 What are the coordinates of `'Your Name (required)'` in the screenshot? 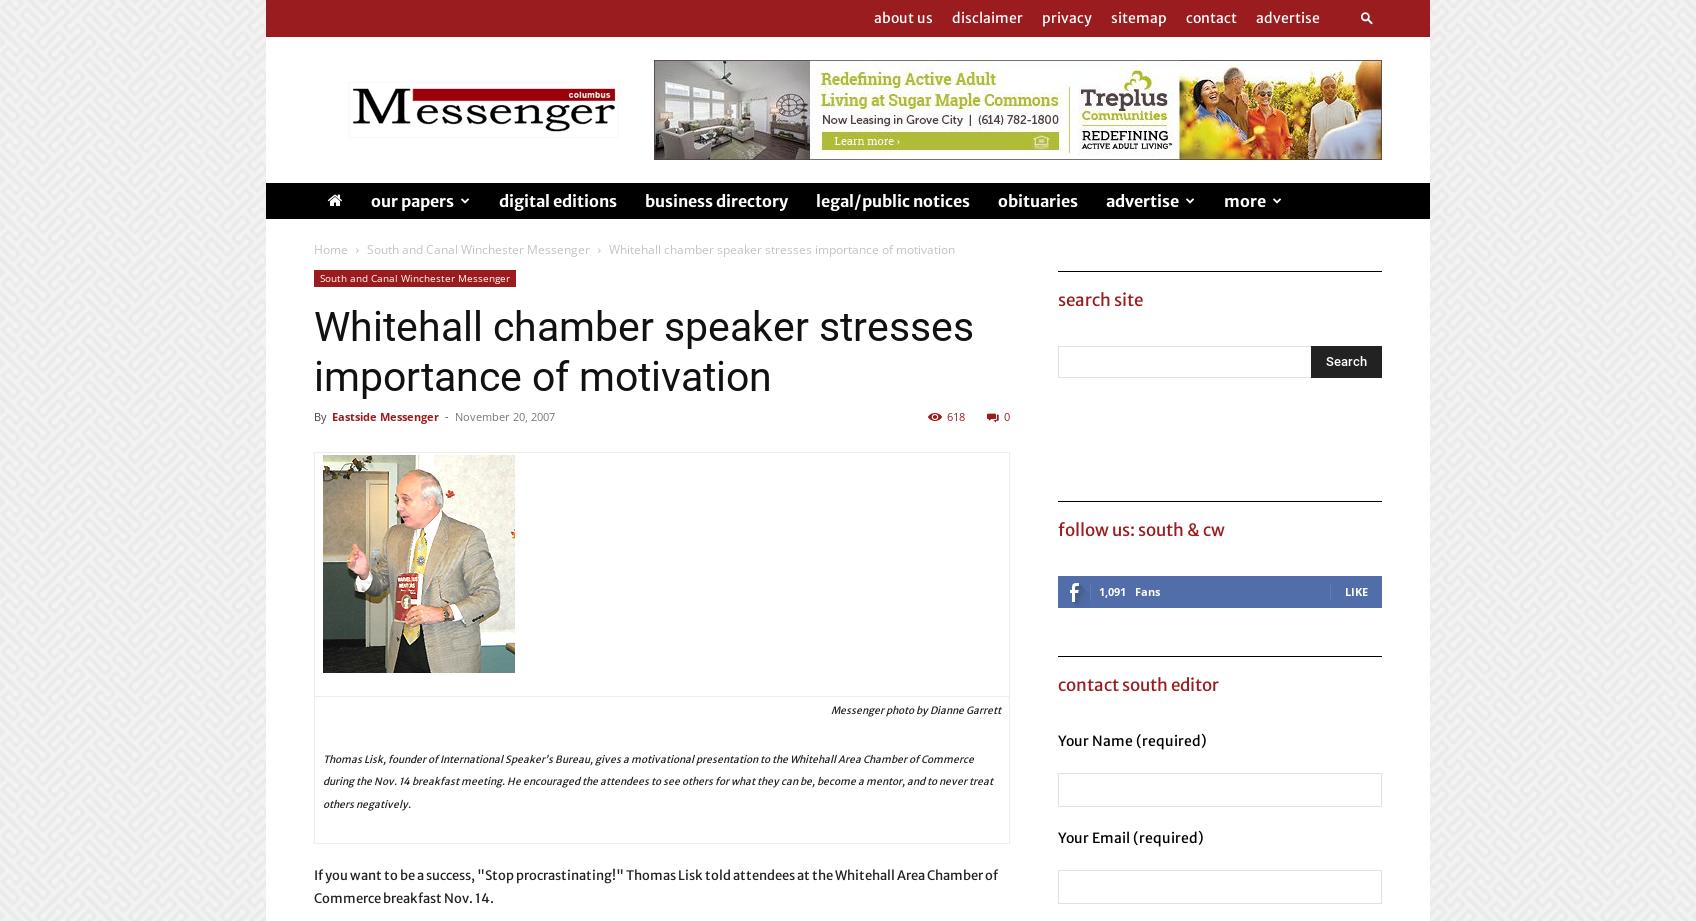 It's located at (1132, 741).